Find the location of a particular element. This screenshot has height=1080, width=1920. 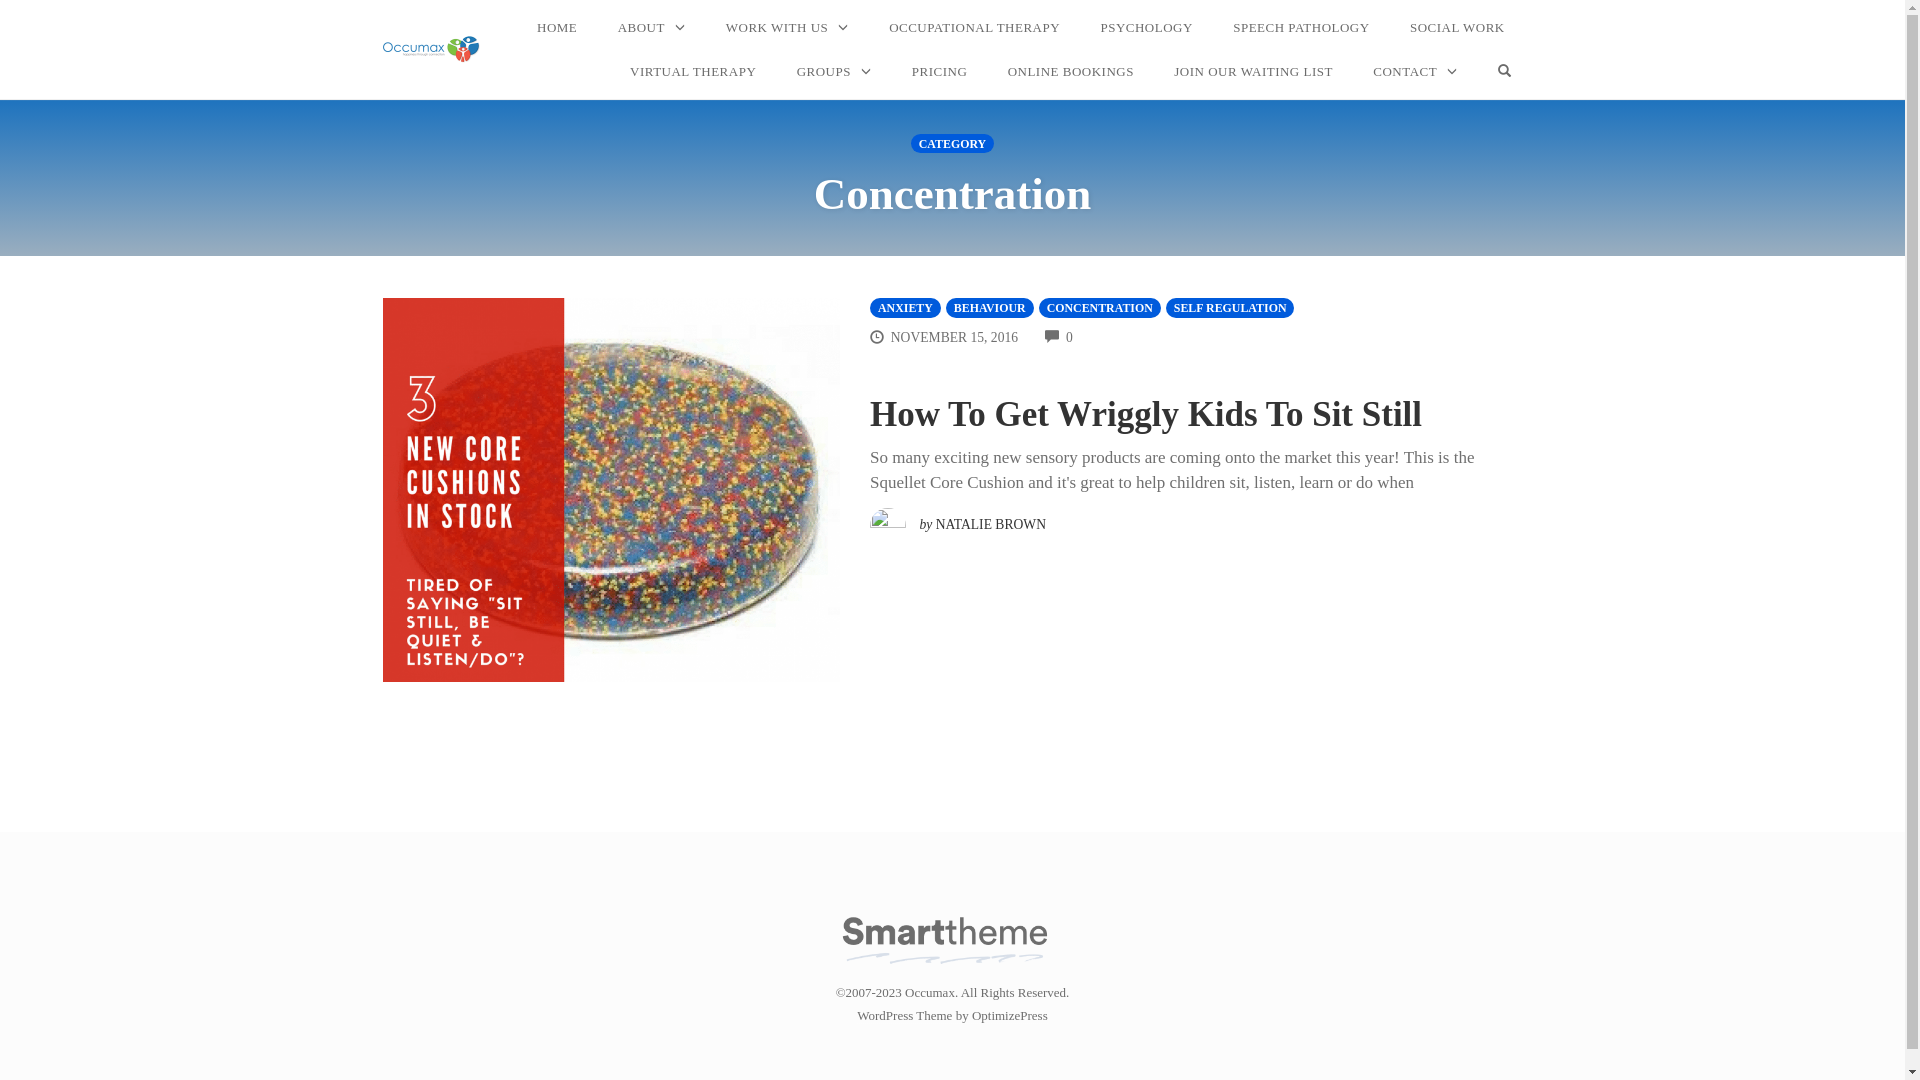

'BEHAVIOUR' is located at coordinates (989, 307).